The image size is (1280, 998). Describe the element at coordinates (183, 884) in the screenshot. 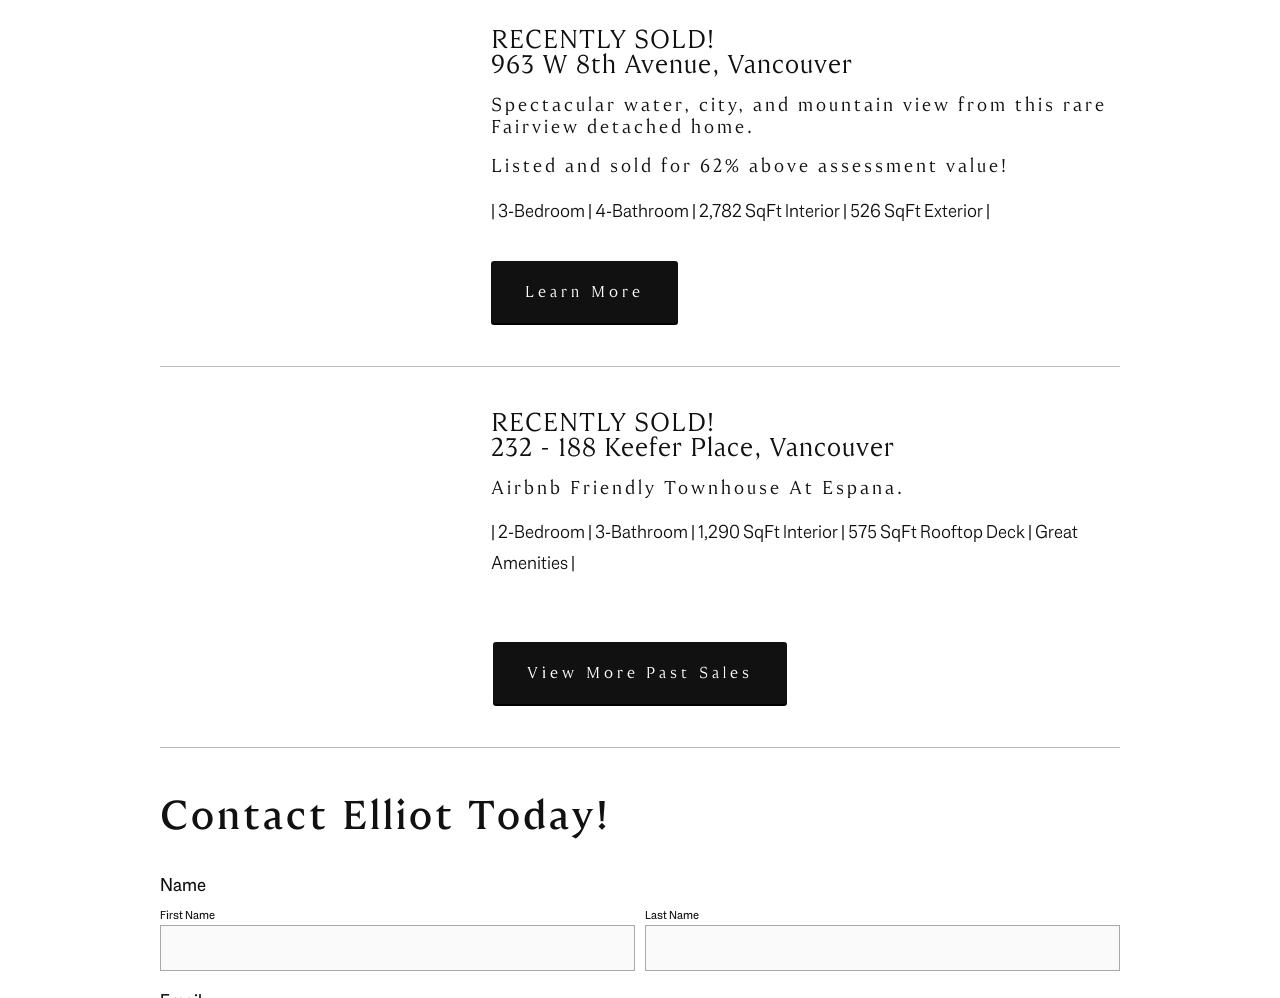

I see `'Name'` at that location.